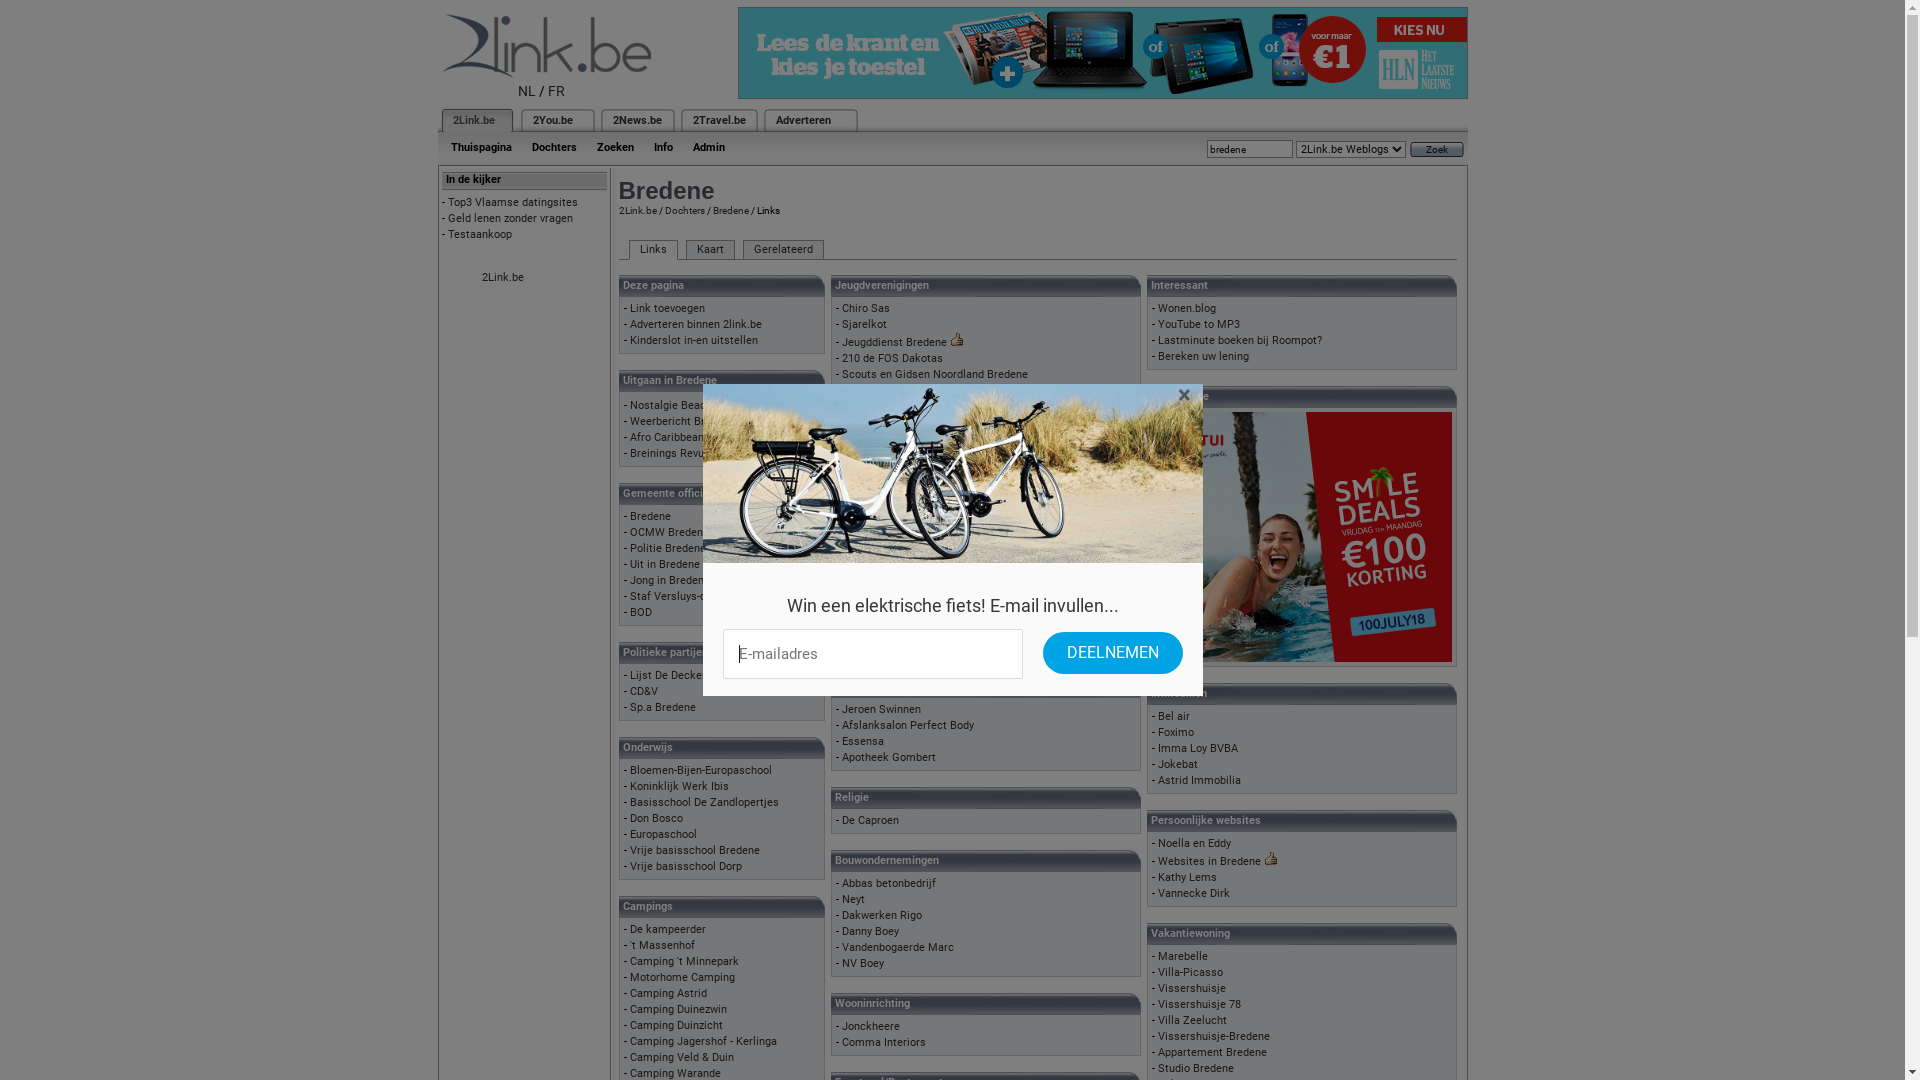  I want to click on 'Dakwerken Rigo', so click(881, 915).